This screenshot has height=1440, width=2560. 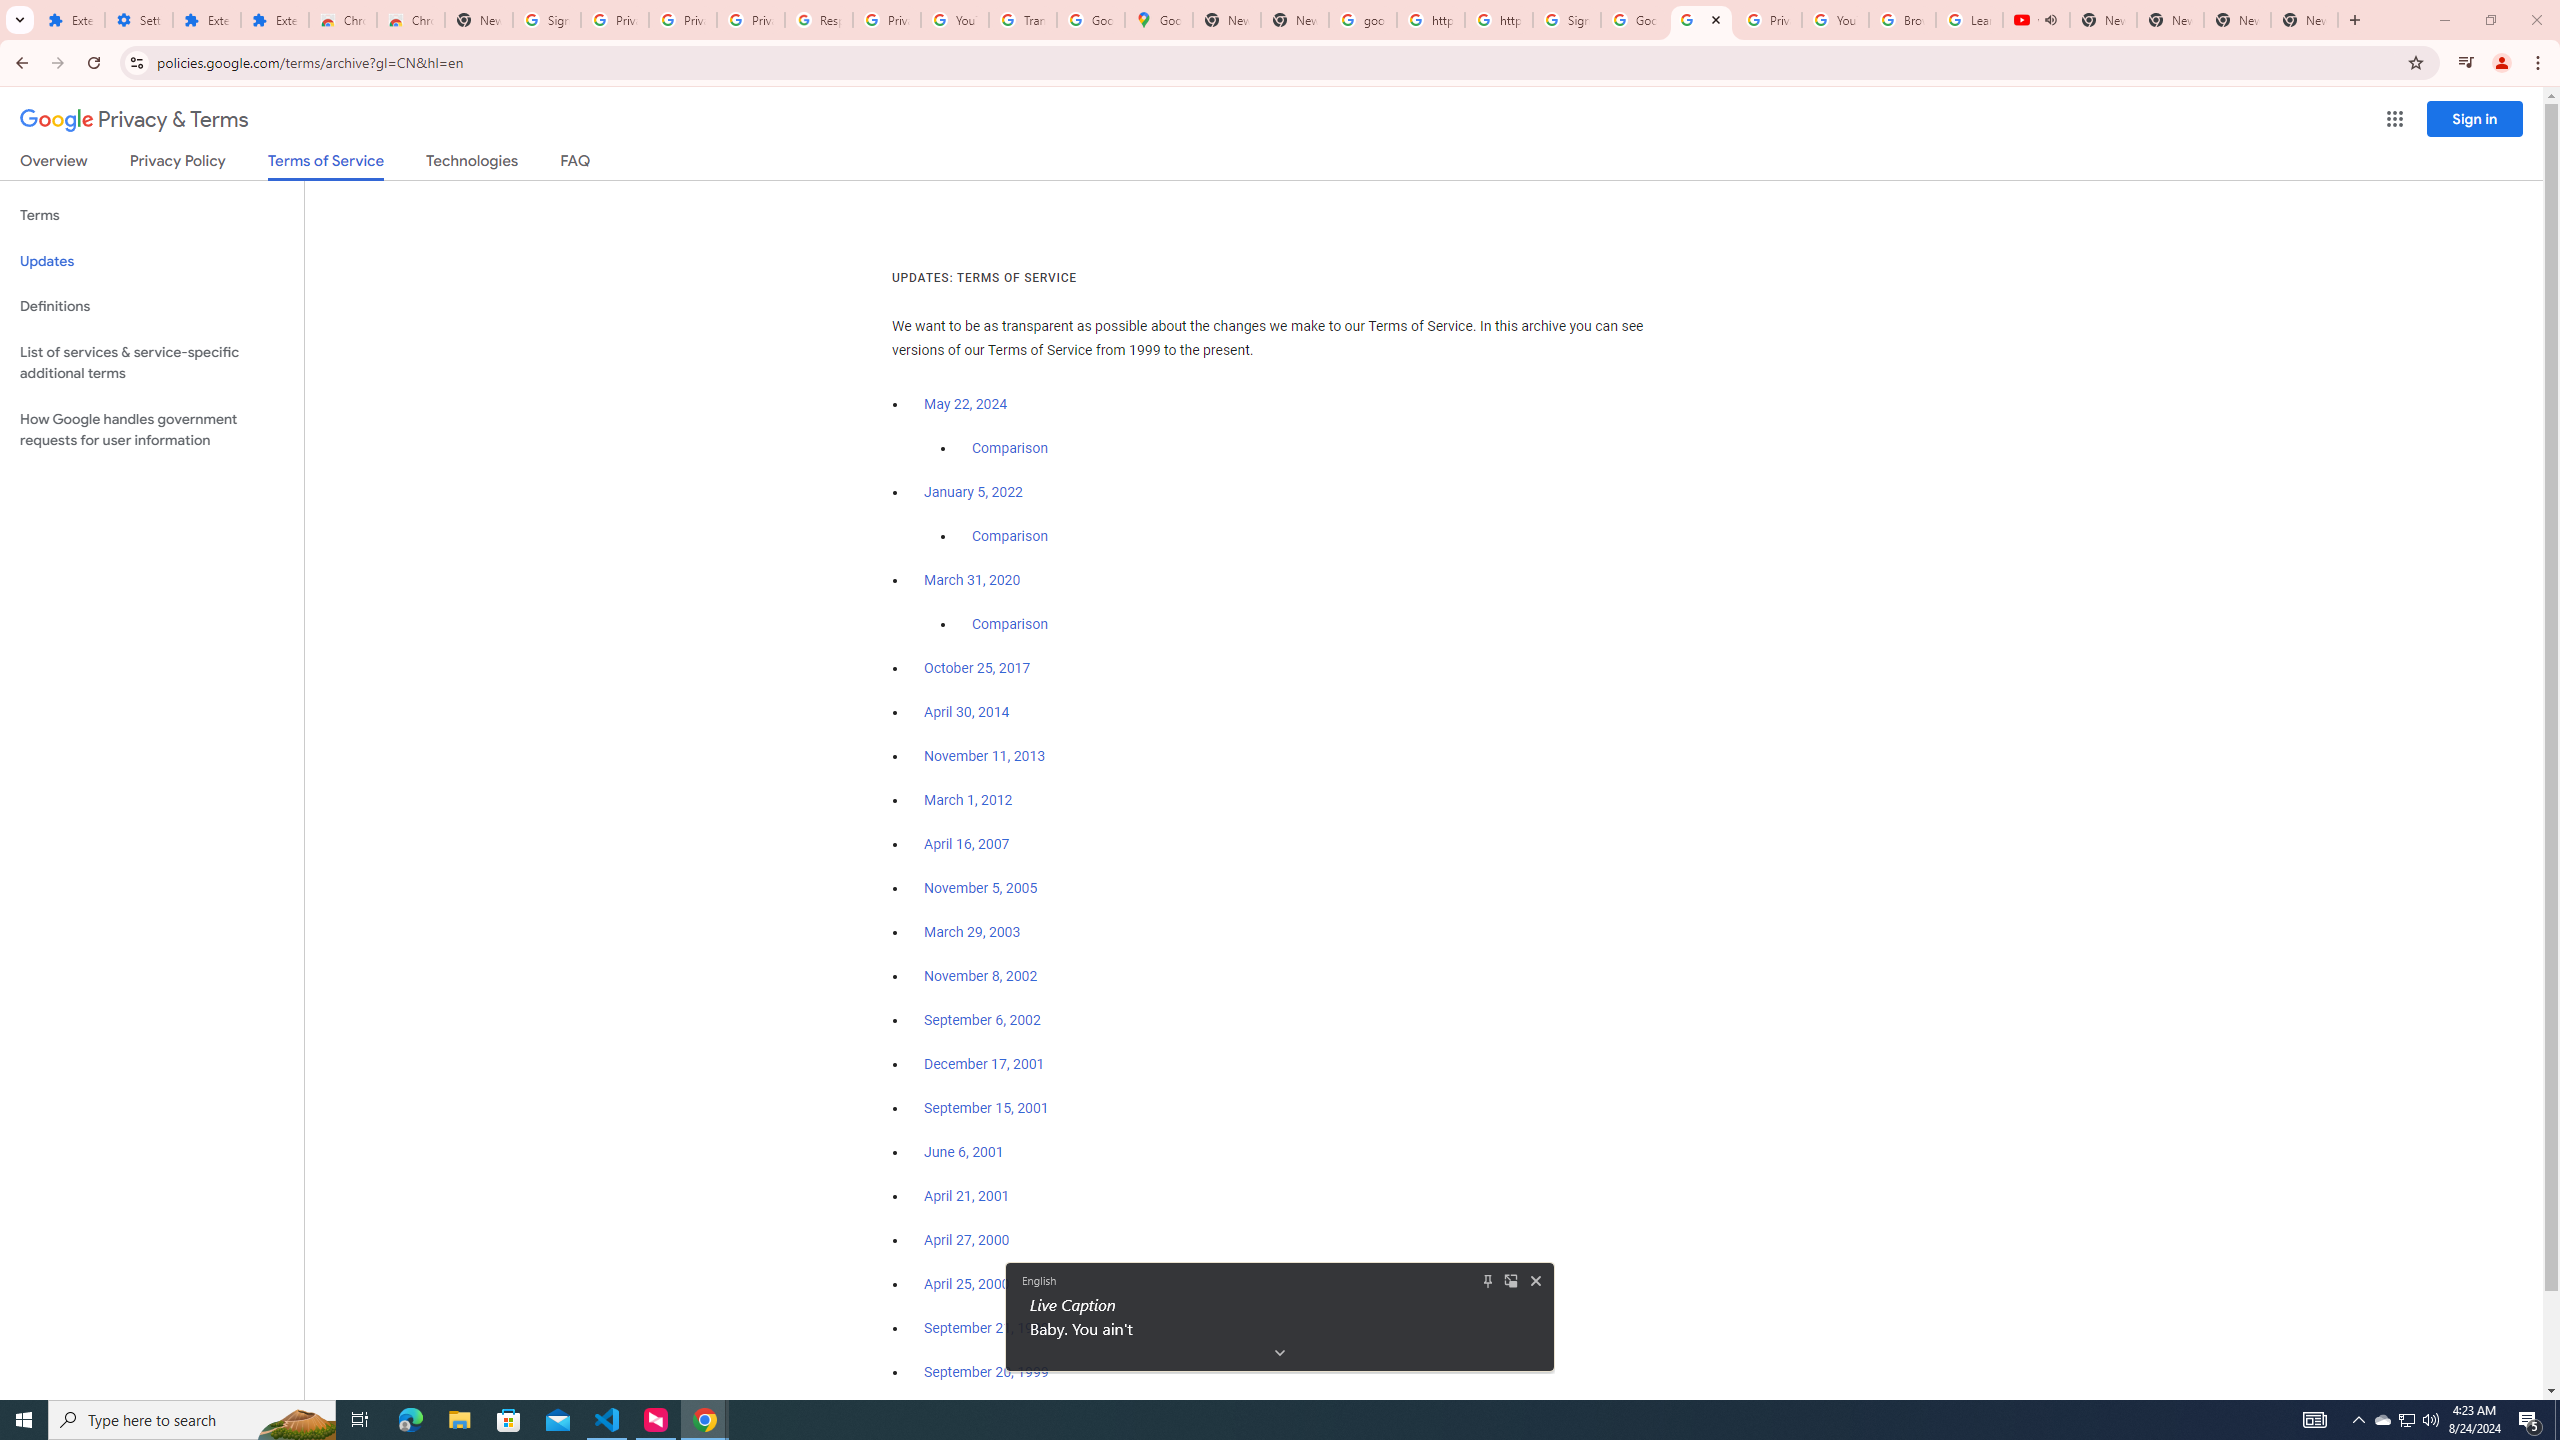 I want to click on 'Extensions', so click(x=274, y=19).